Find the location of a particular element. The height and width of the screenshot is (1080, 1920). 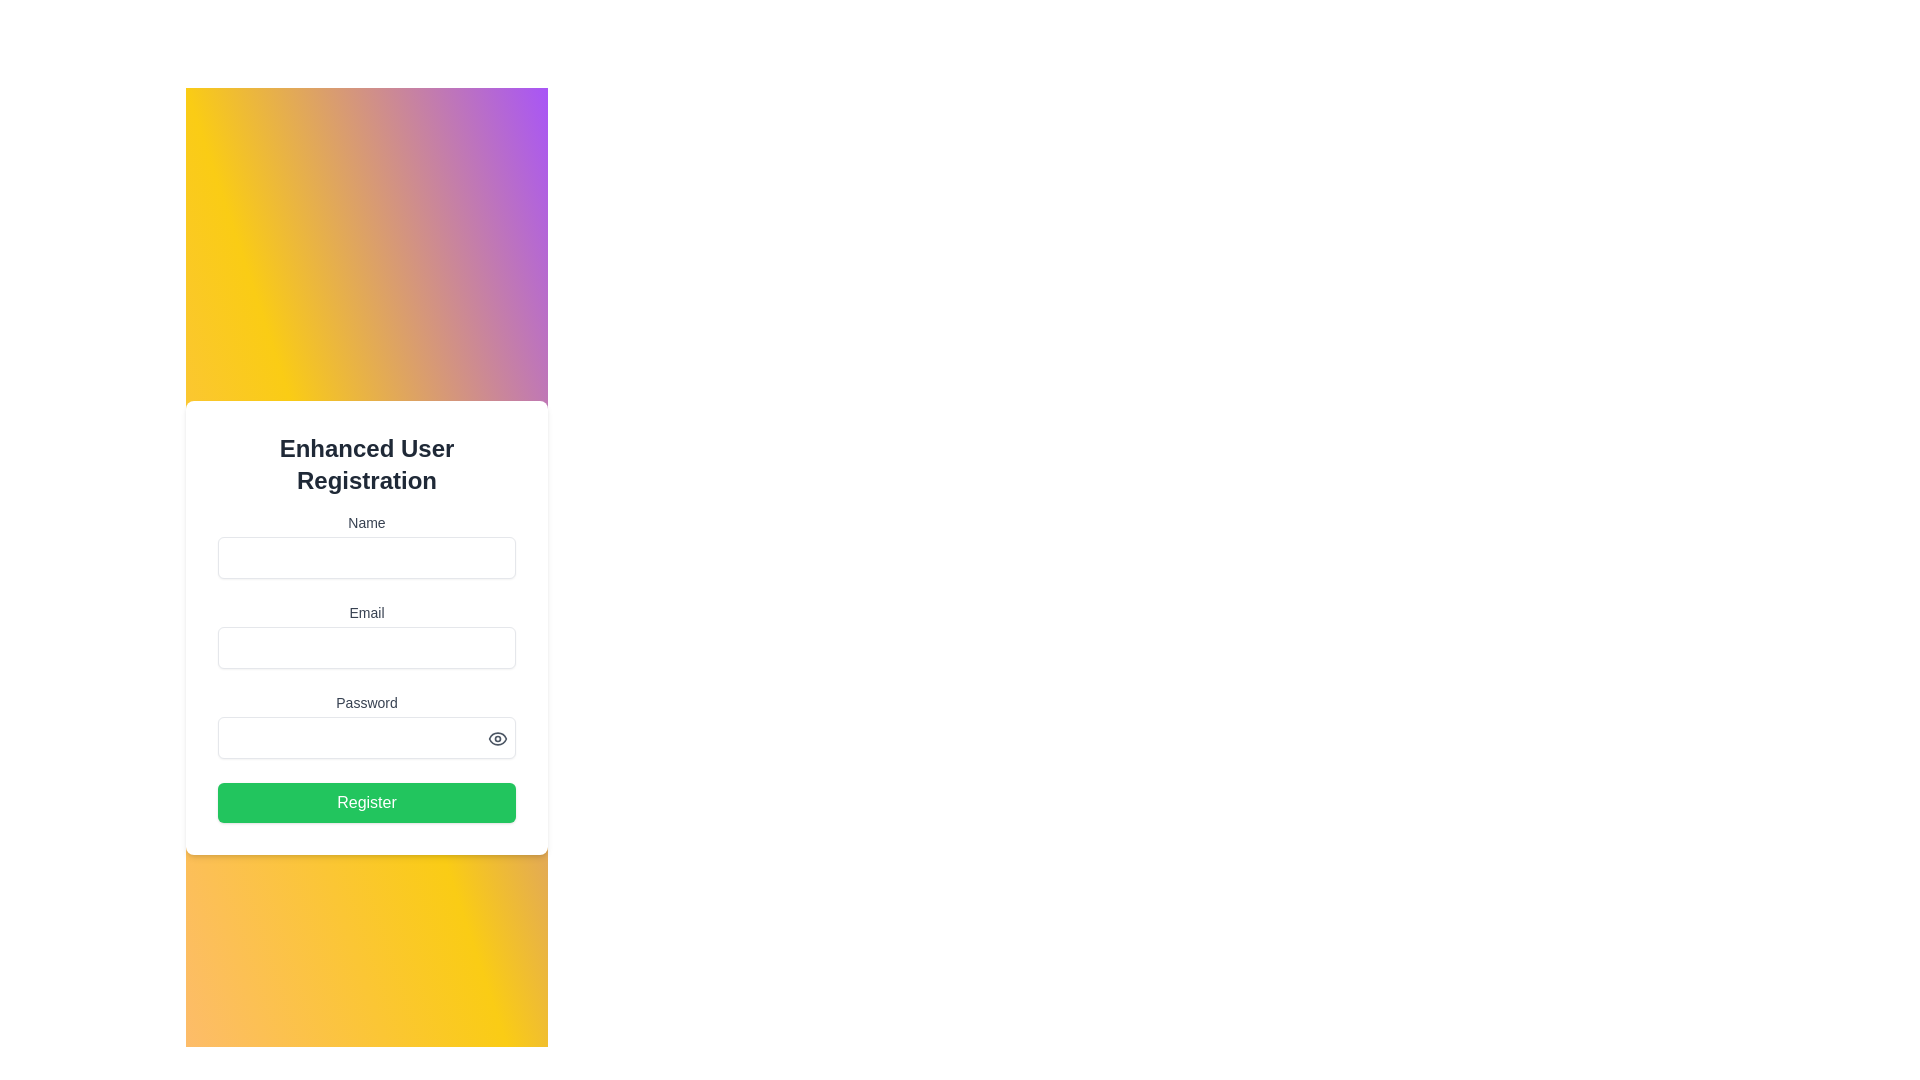

the 'Register' button, which has a green background and white text, to trigger hover effects is located at coordinates (366, 801).